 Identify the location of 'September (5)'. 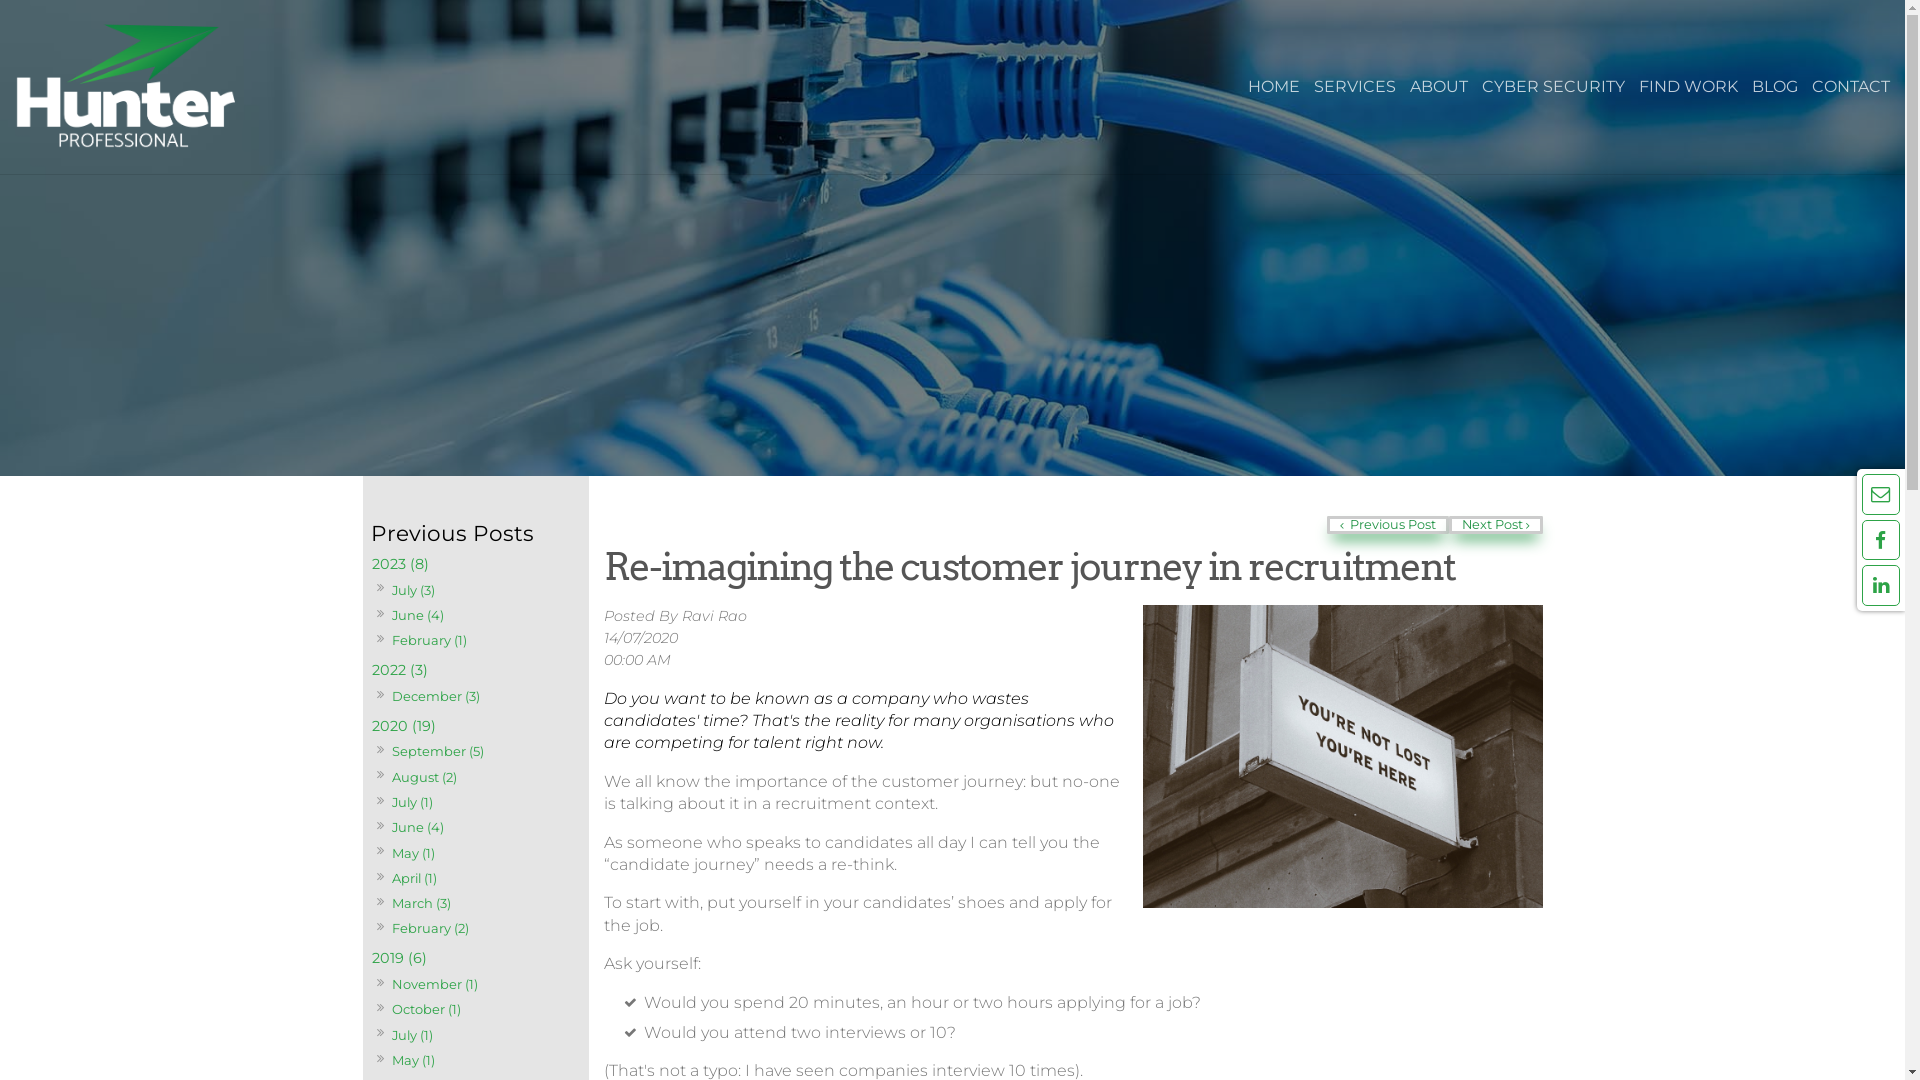
(436, 751).